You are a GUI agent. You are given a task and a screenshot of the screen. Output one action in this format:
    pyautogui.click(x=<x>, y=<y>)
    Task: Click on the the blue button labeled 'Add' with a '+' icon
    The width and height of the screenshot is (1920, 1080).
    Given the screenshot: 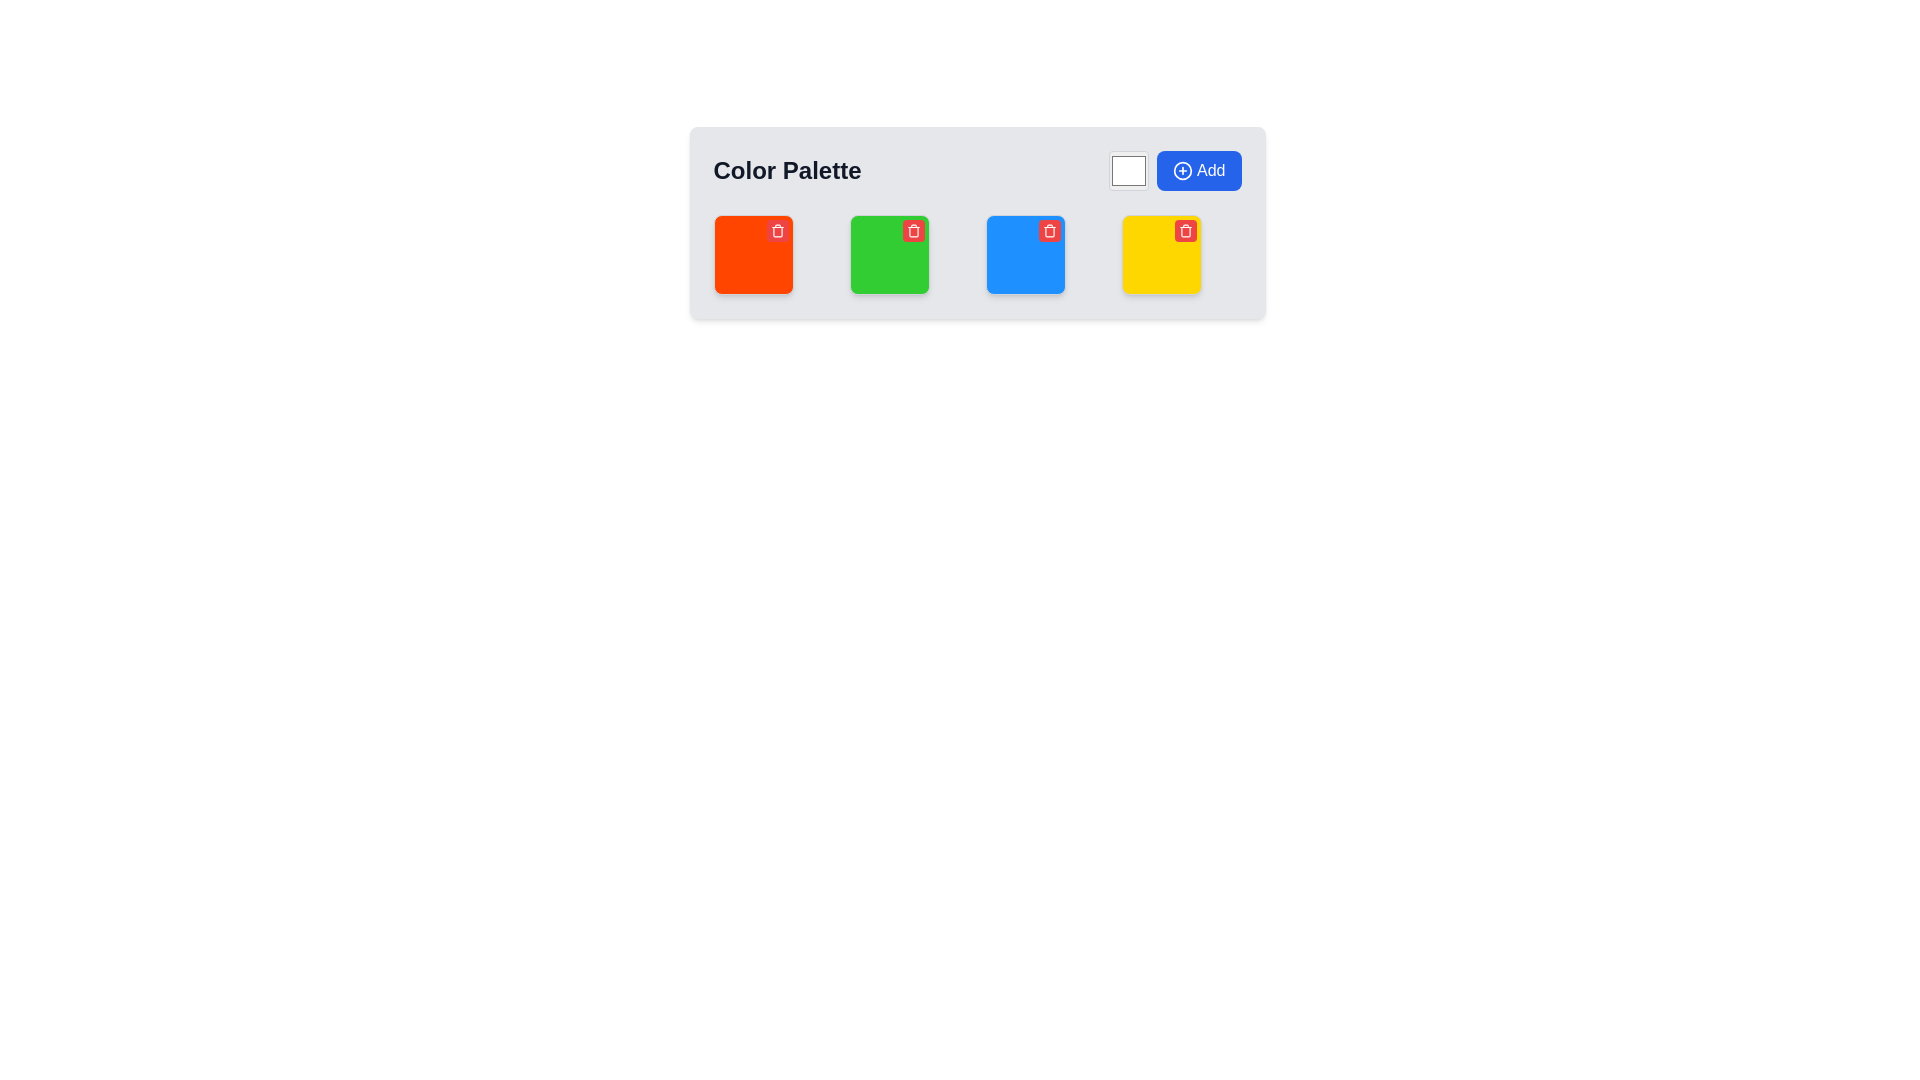 What is the action you would take?
    pyautogui.click(x=1175, y=169)
    